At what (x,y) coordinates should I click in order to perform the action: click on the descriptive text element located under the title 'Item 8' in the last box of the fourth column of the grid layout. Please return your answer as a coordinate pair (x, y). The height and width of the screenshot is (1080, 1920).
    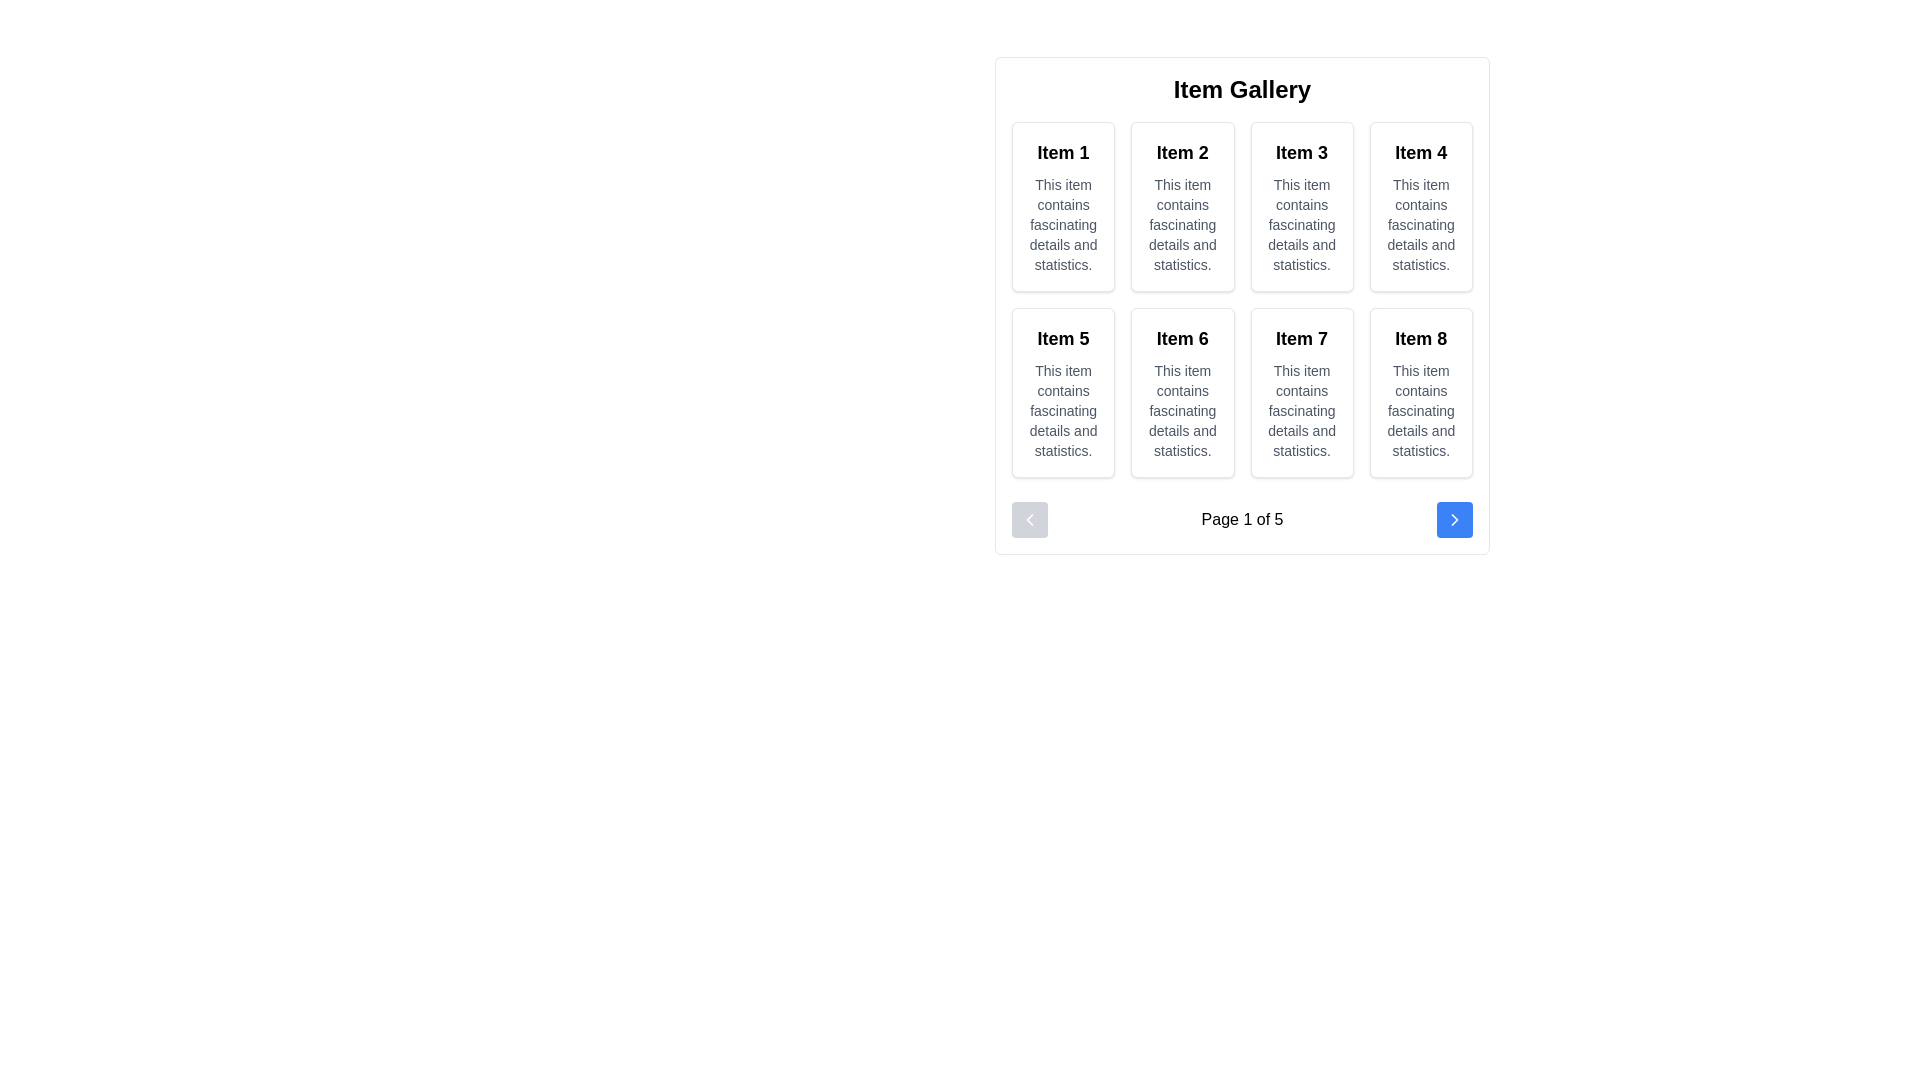
    Looking at the image, I should click on (1420, 410).